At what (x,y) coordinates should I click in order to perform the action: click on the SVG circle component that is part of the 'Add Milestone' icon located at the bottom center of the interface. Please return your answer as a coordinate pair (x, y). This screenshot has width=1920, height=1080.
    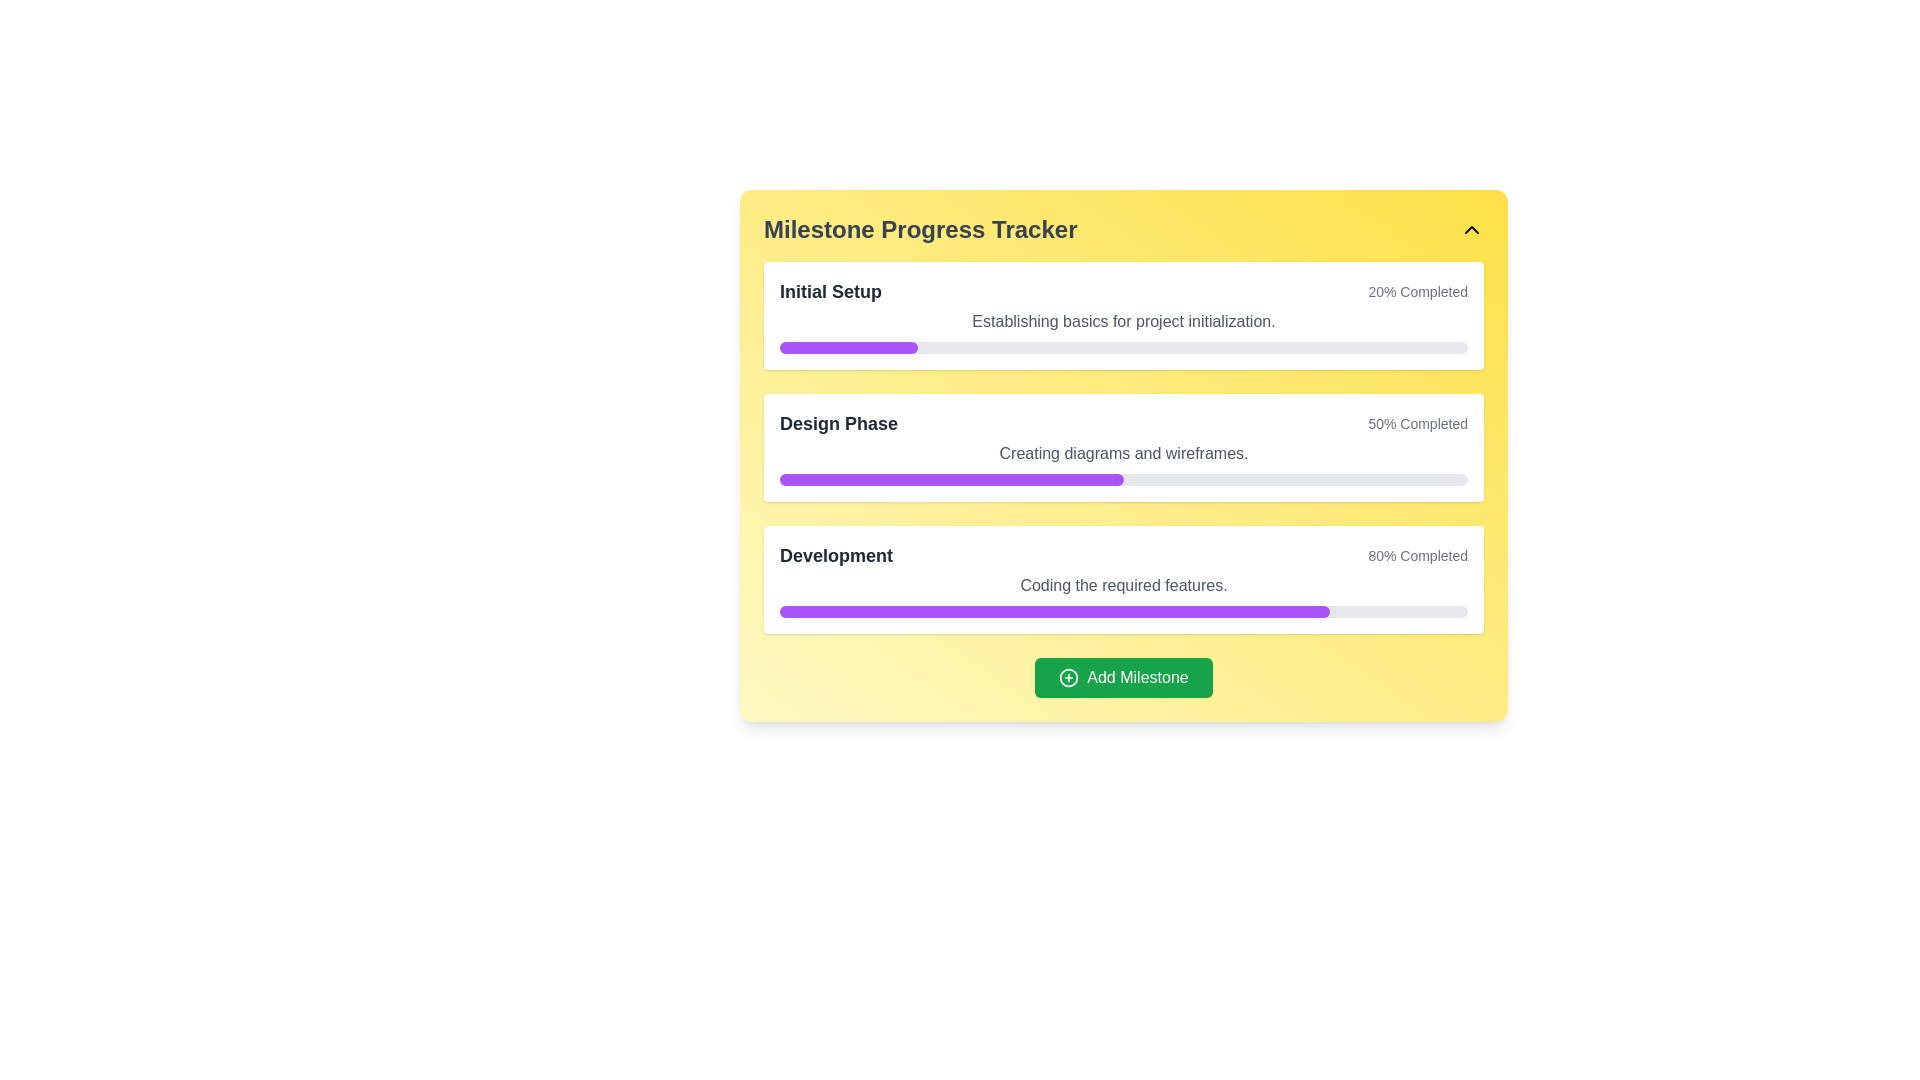
    Looking at the image, I should click on (1068, 677).